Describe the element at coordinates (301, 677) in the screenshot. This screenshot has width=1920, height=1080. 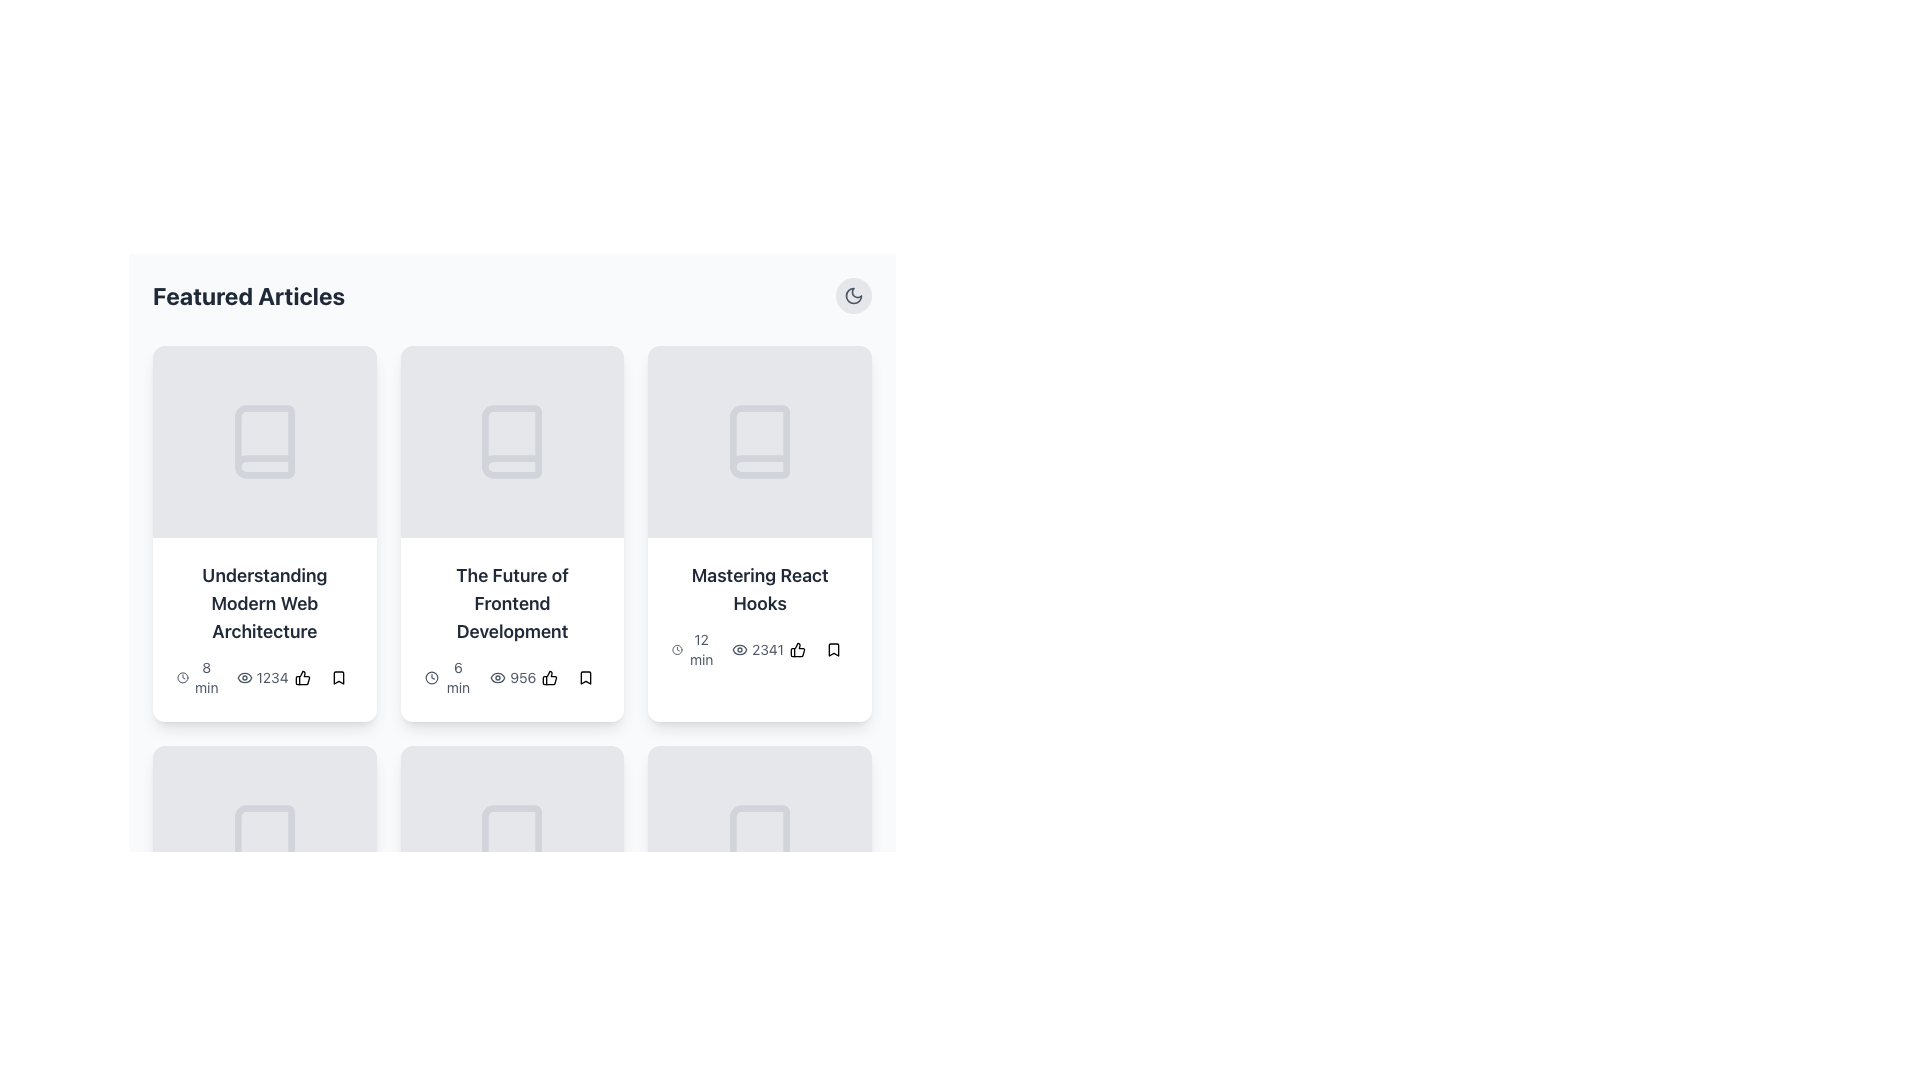
I see `the 'like' icon in the bottom-right corner of the third article preview to express approval for the associated article` at that location.